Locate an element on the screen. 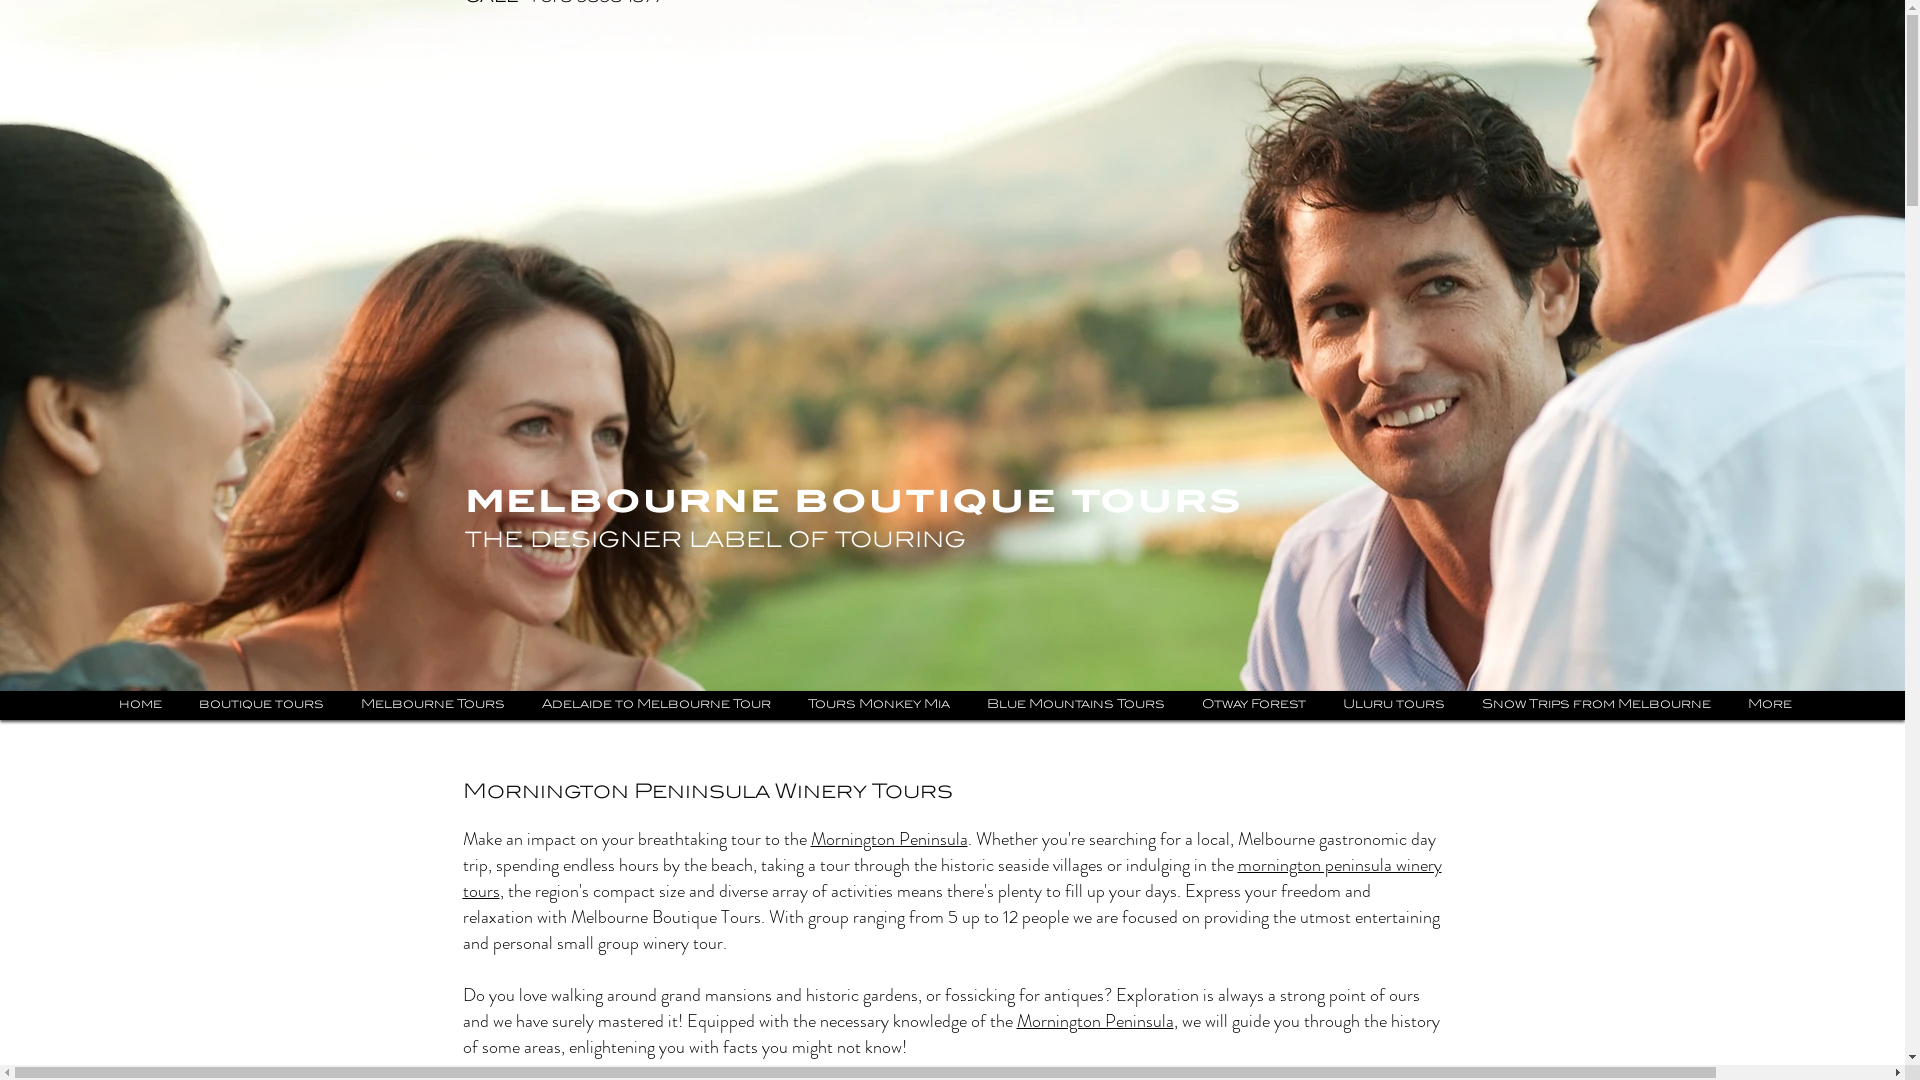 This screenshot has height=1080, width=1920. 'Melbourne Tours' is located at coordinates (431, 704).